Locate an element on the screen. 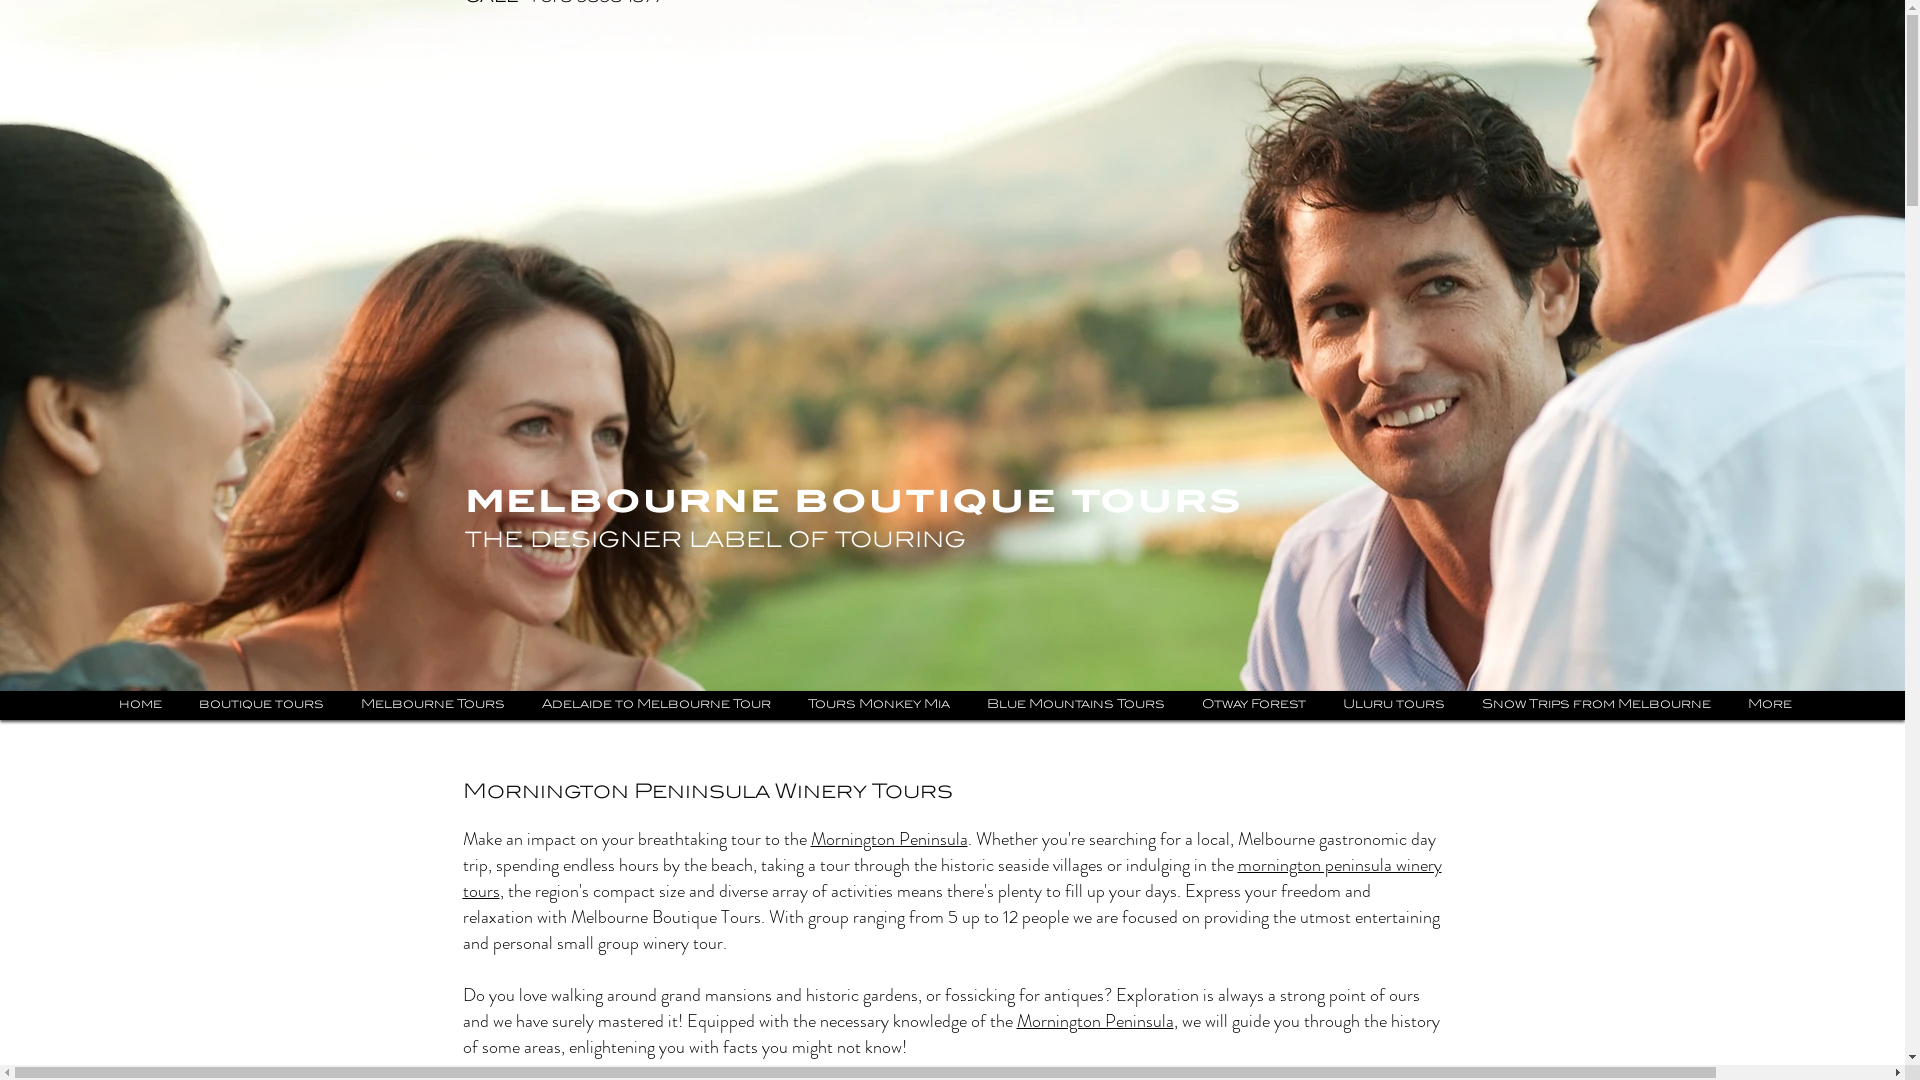 This screenshot has height=1080, width=1920. 'Melbourne Tours' is located at coordinates (431, 704).